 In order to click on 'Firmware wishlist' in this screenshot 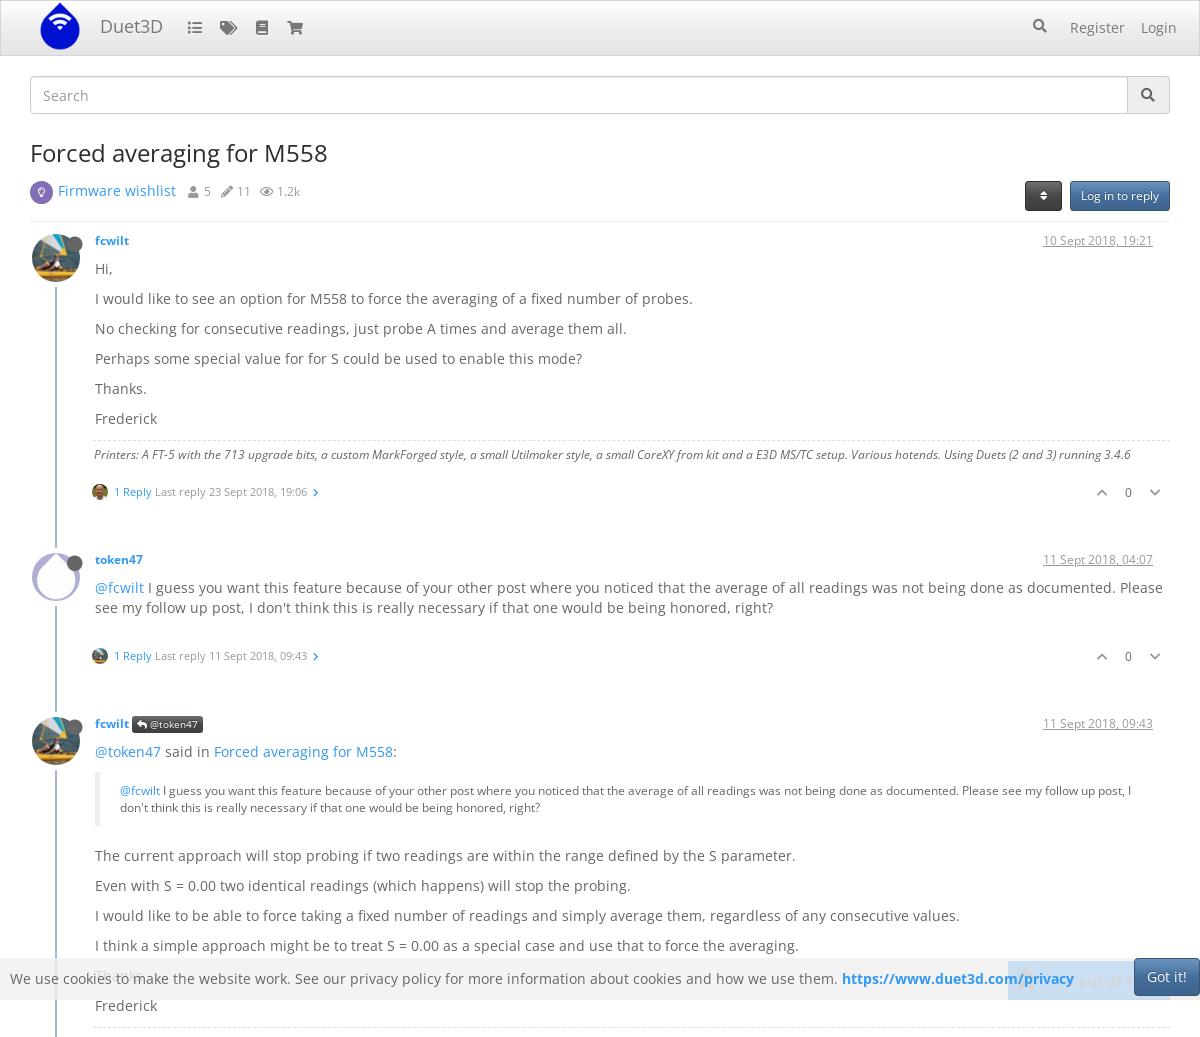, I will do `click(117, 189)`.